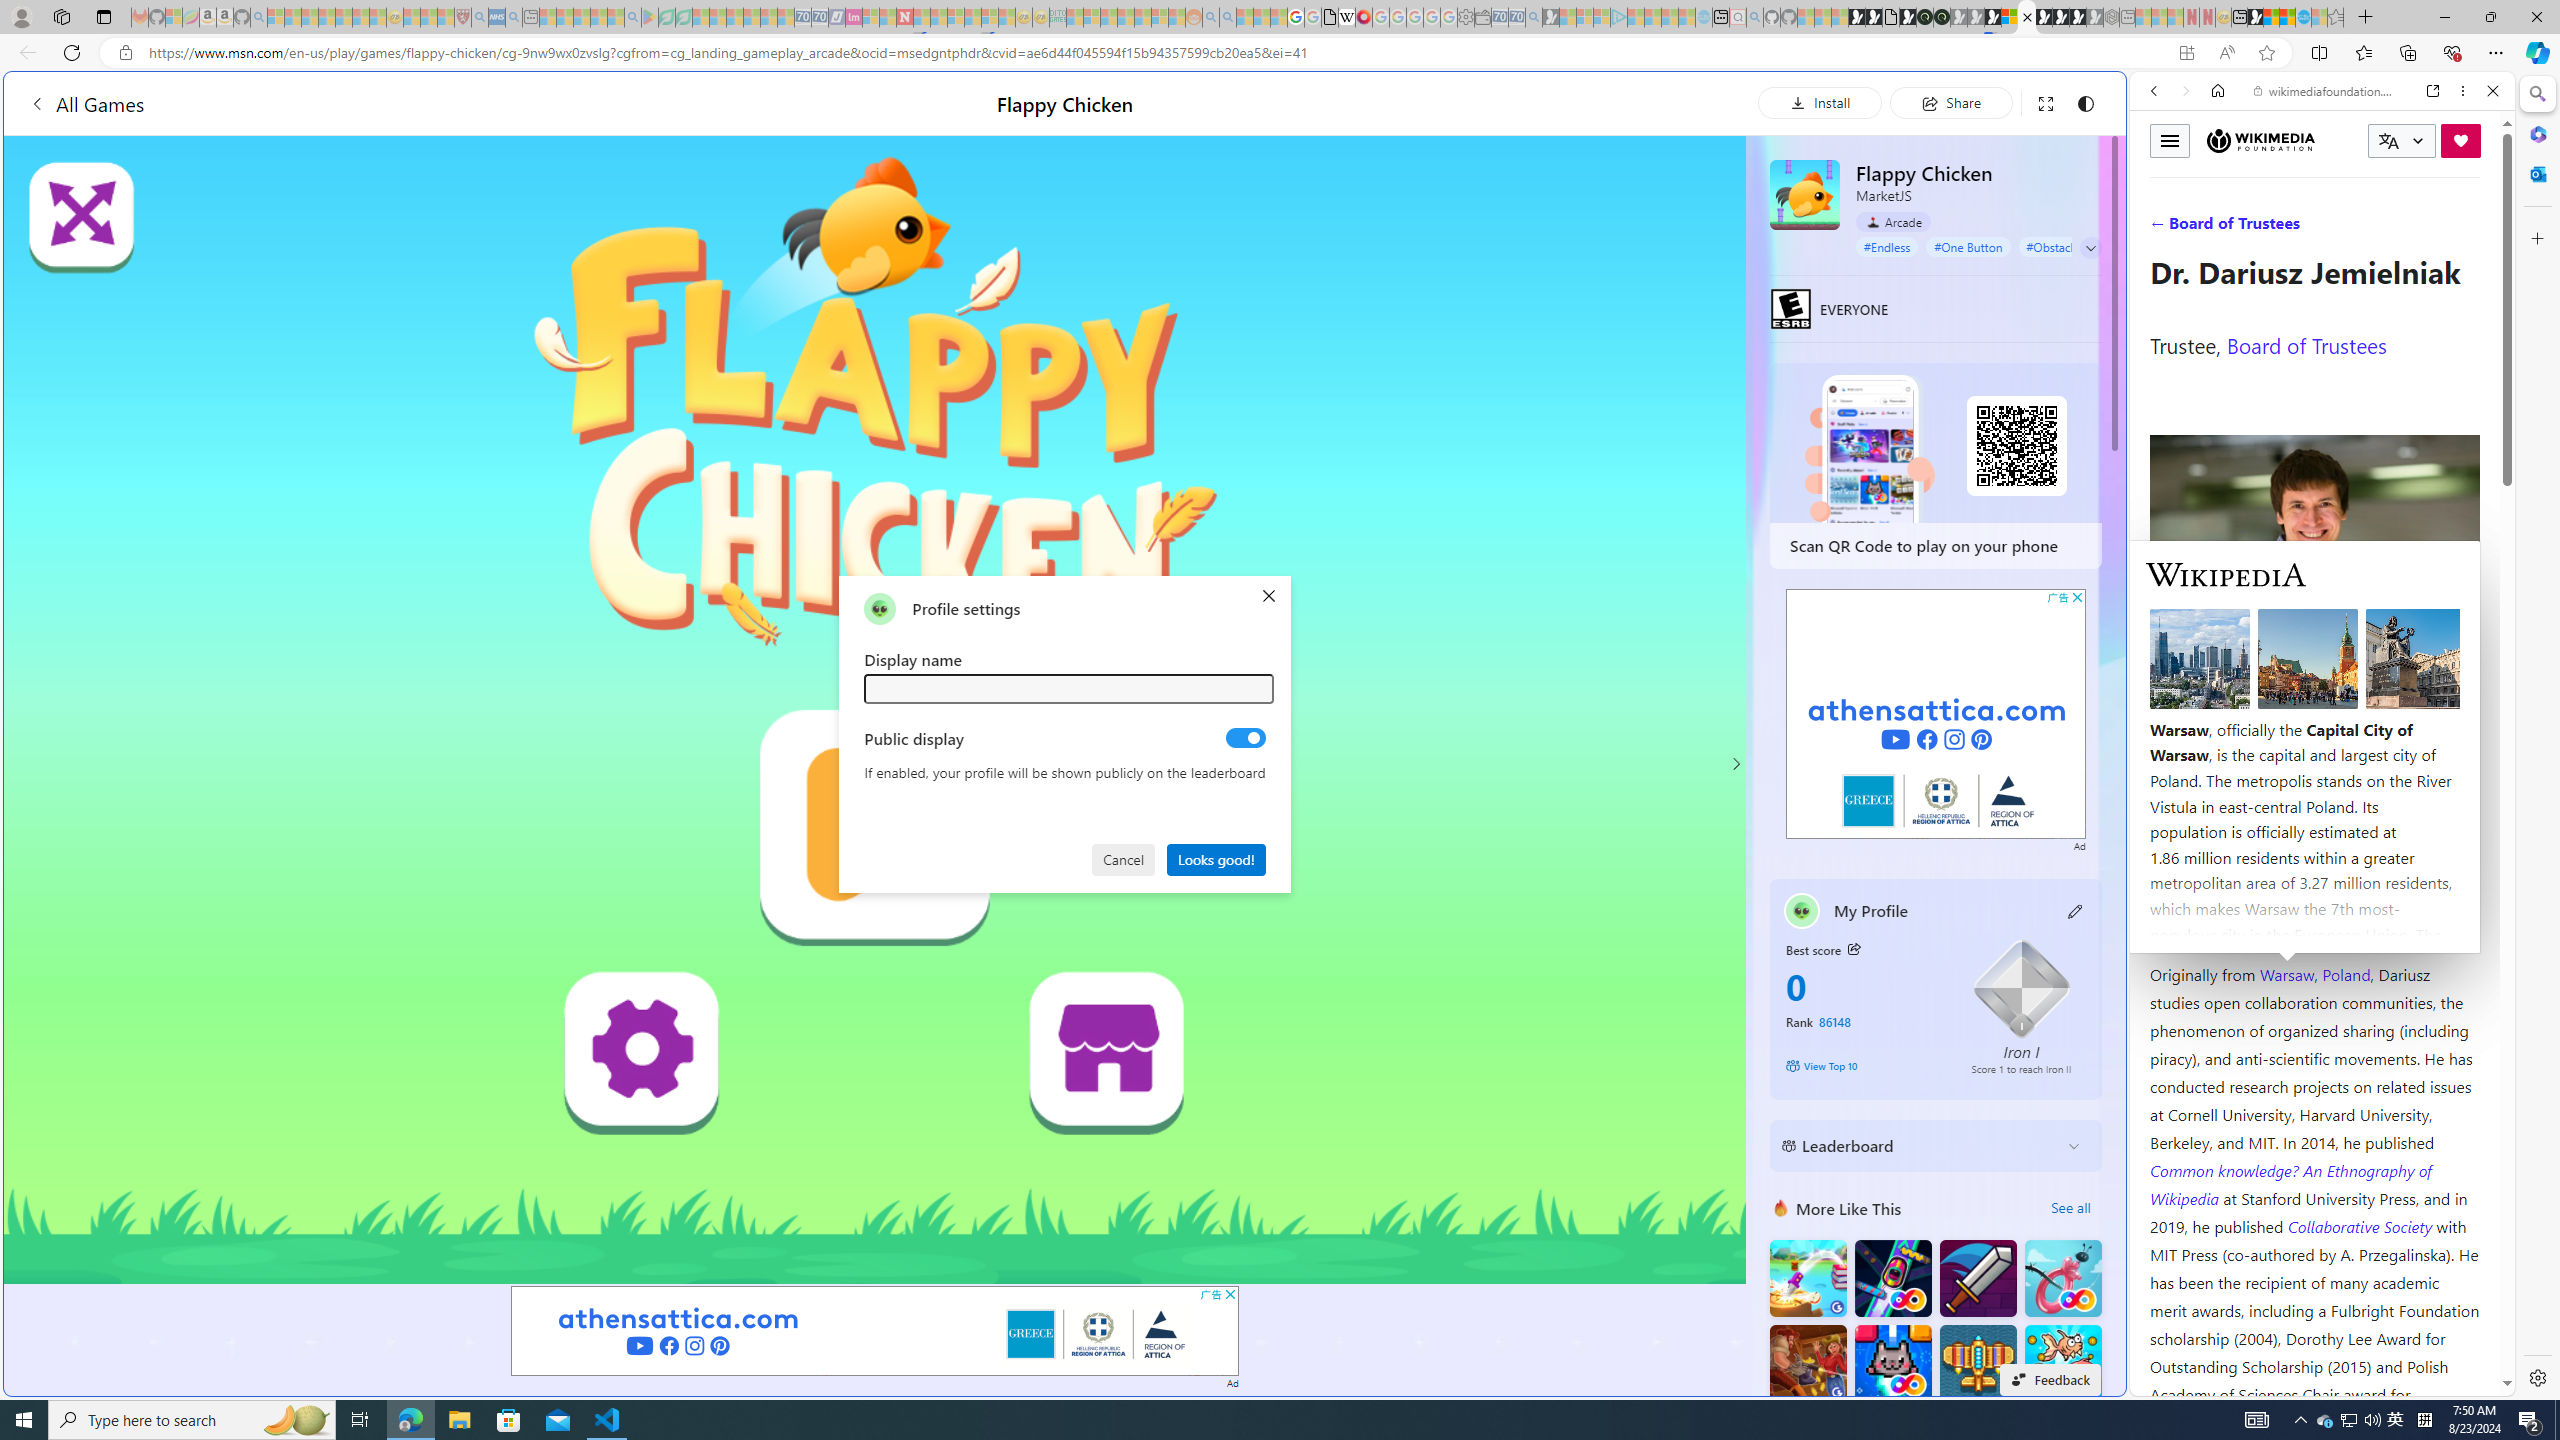  Describe the element at coordinates (819, 16) in the screenshot. I see `'Cheap Hotels - Save70.com - Sleeping'` at that location.